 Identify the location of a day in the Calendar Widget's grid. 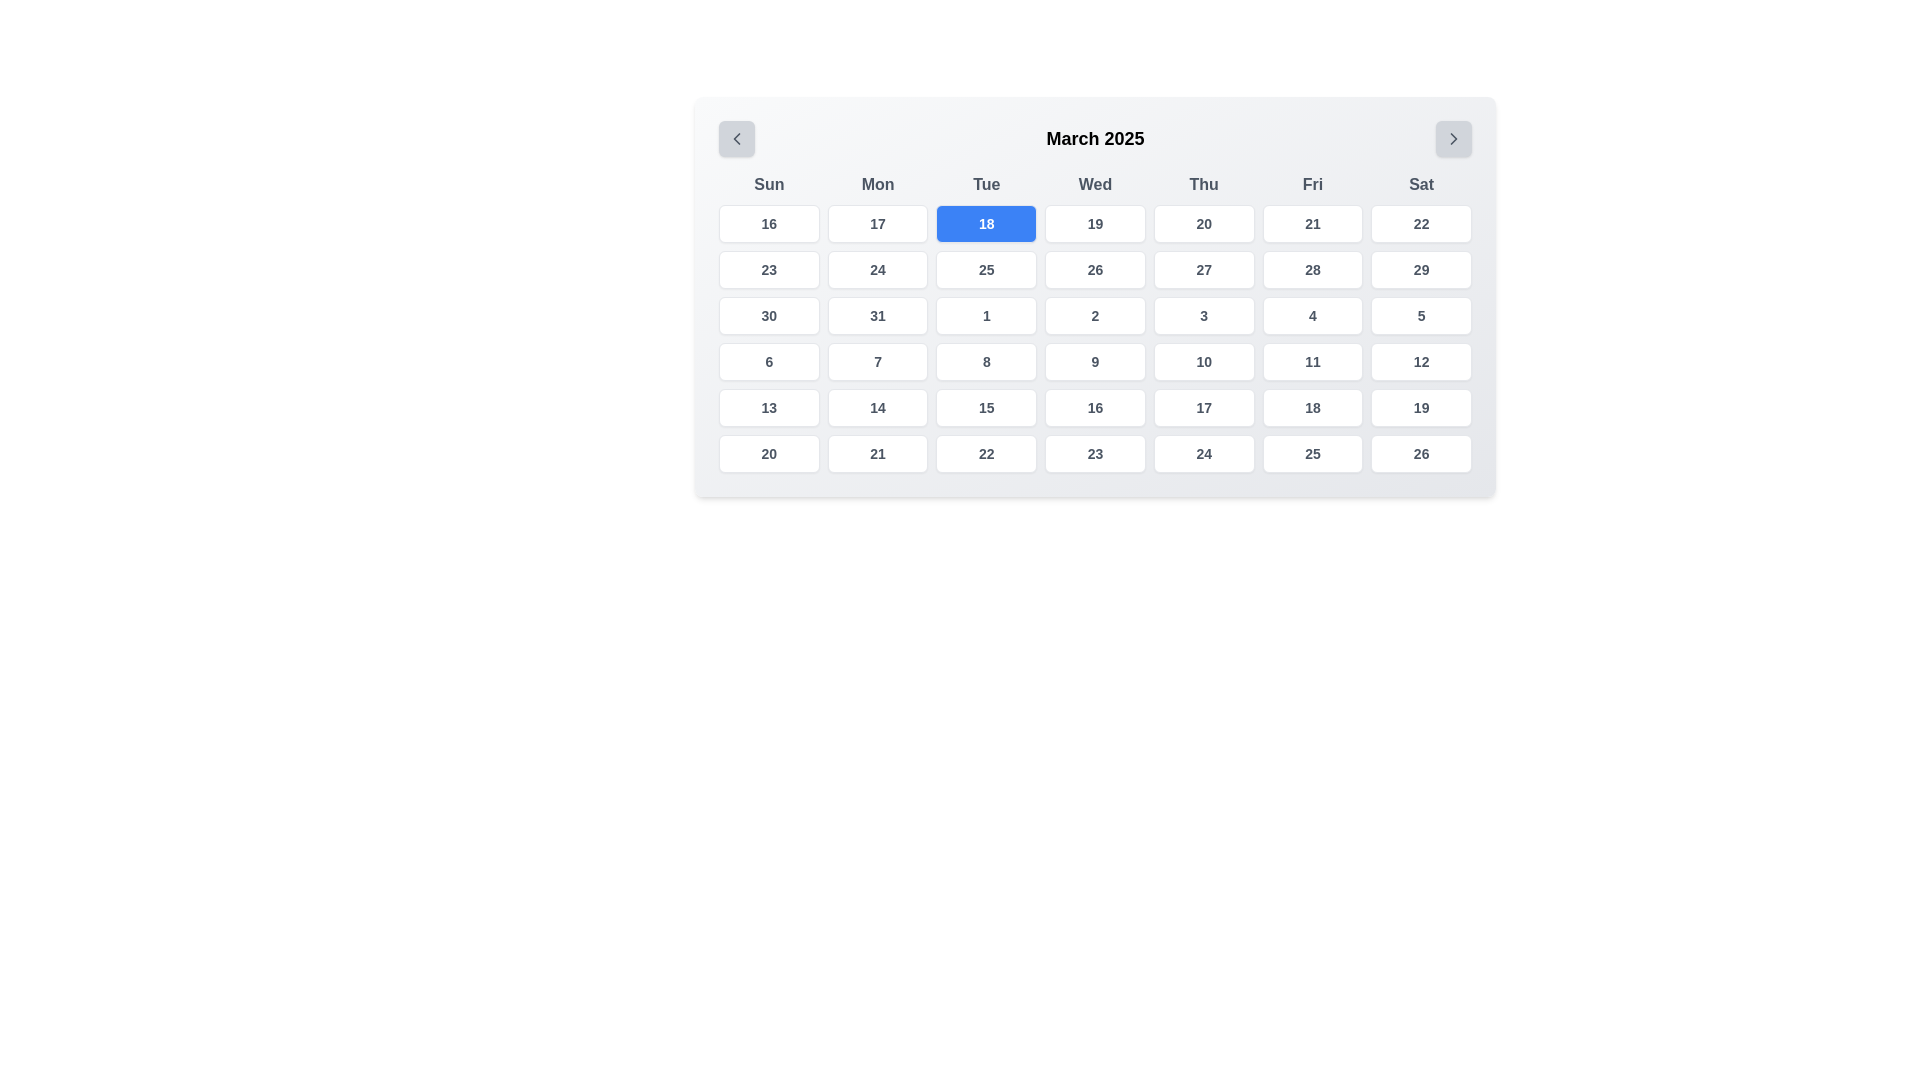
(1094, 297).